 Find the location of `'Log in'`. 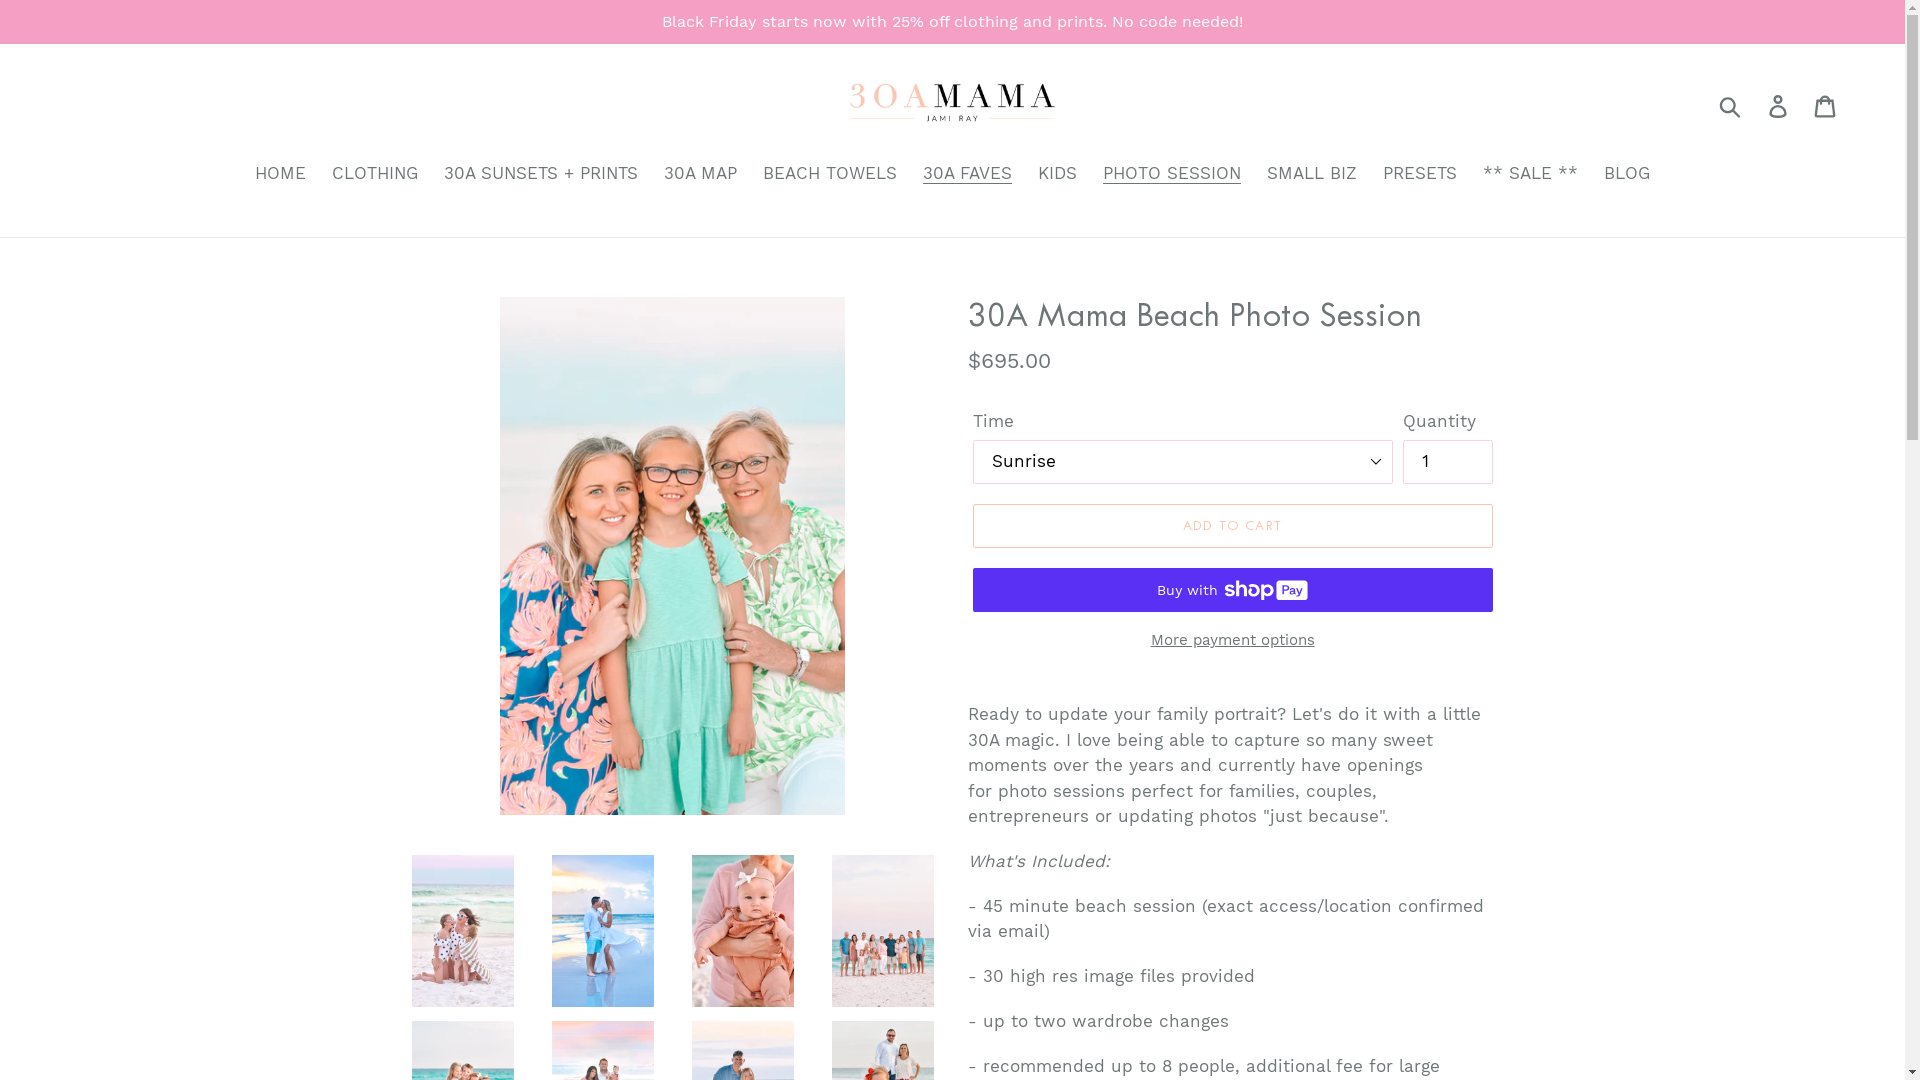

'Log in' is located at coordinates (1779, 104).